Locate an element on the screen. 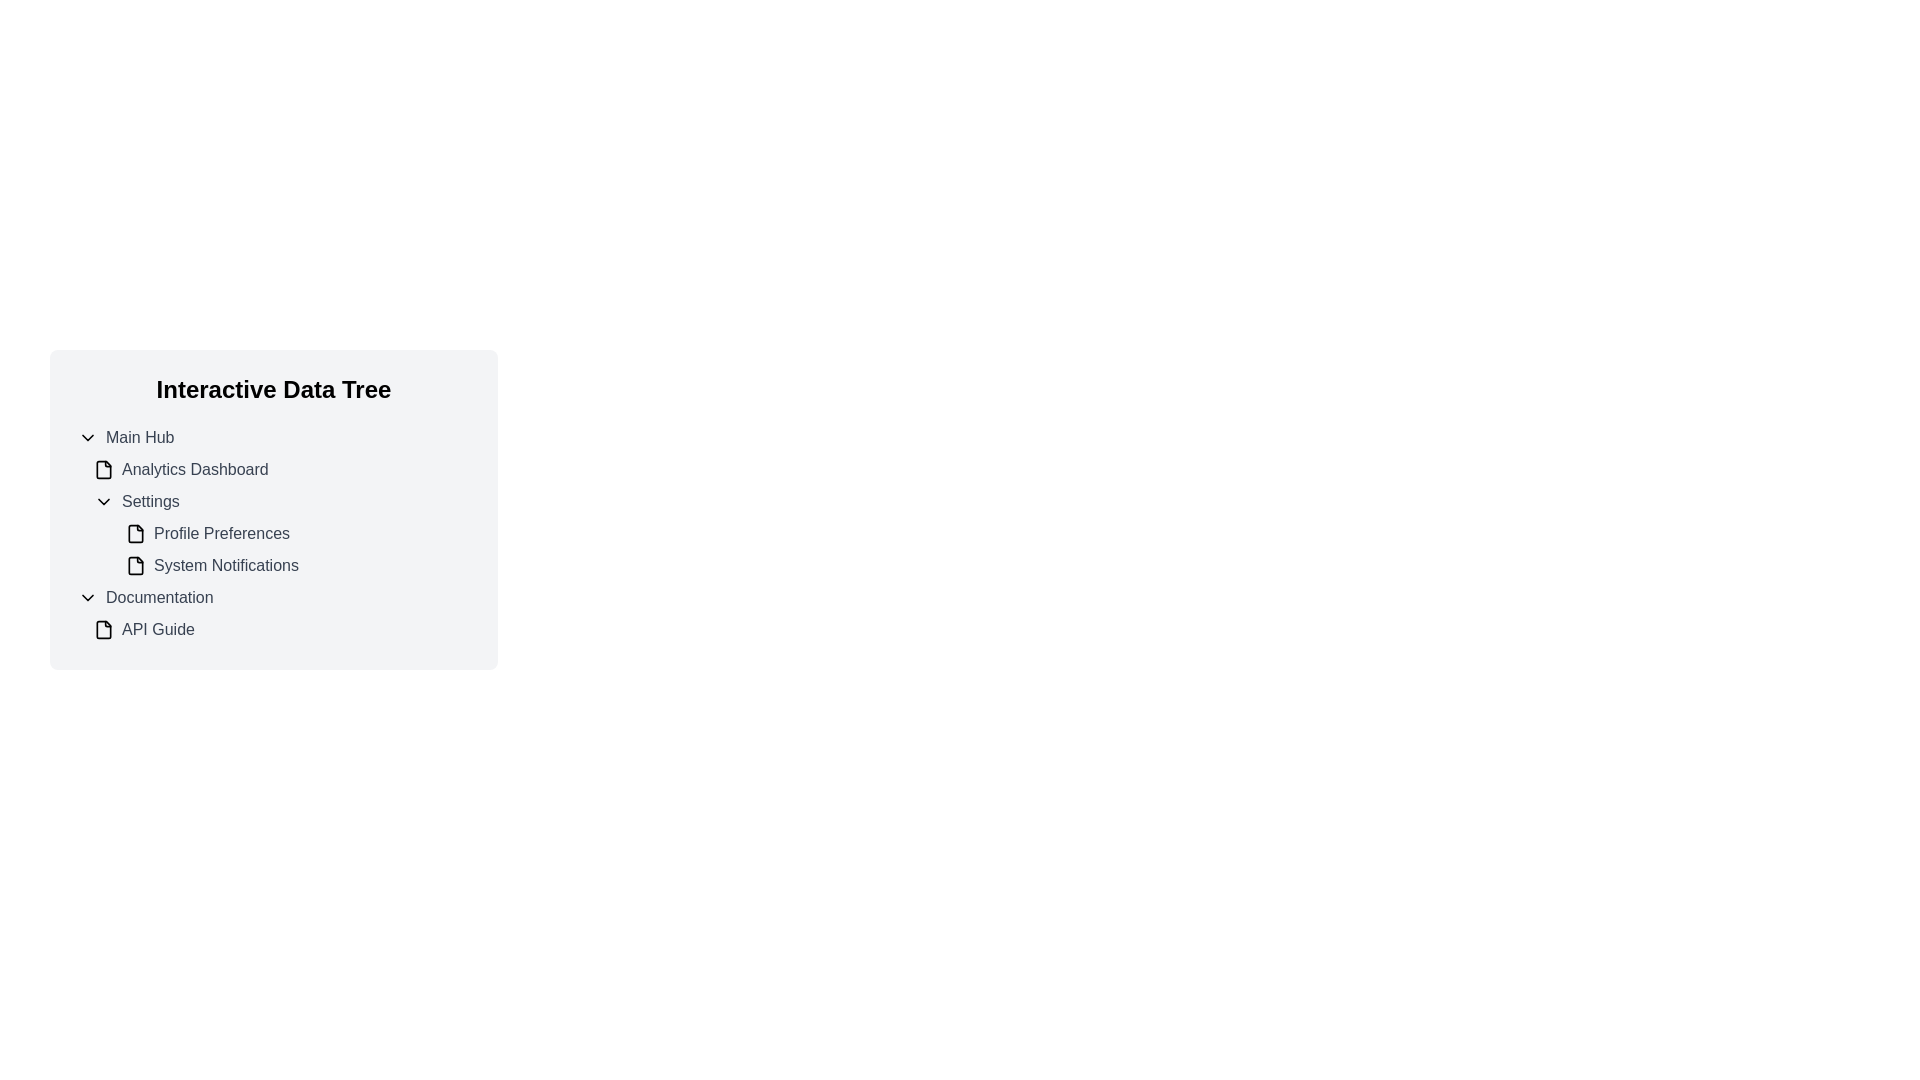  the Text label indicating the settings section, which is the second item in the 'Main Hub' navigation hierarchy, positioned to the right of a downward arrow icon is located at coordinates (149, 500).